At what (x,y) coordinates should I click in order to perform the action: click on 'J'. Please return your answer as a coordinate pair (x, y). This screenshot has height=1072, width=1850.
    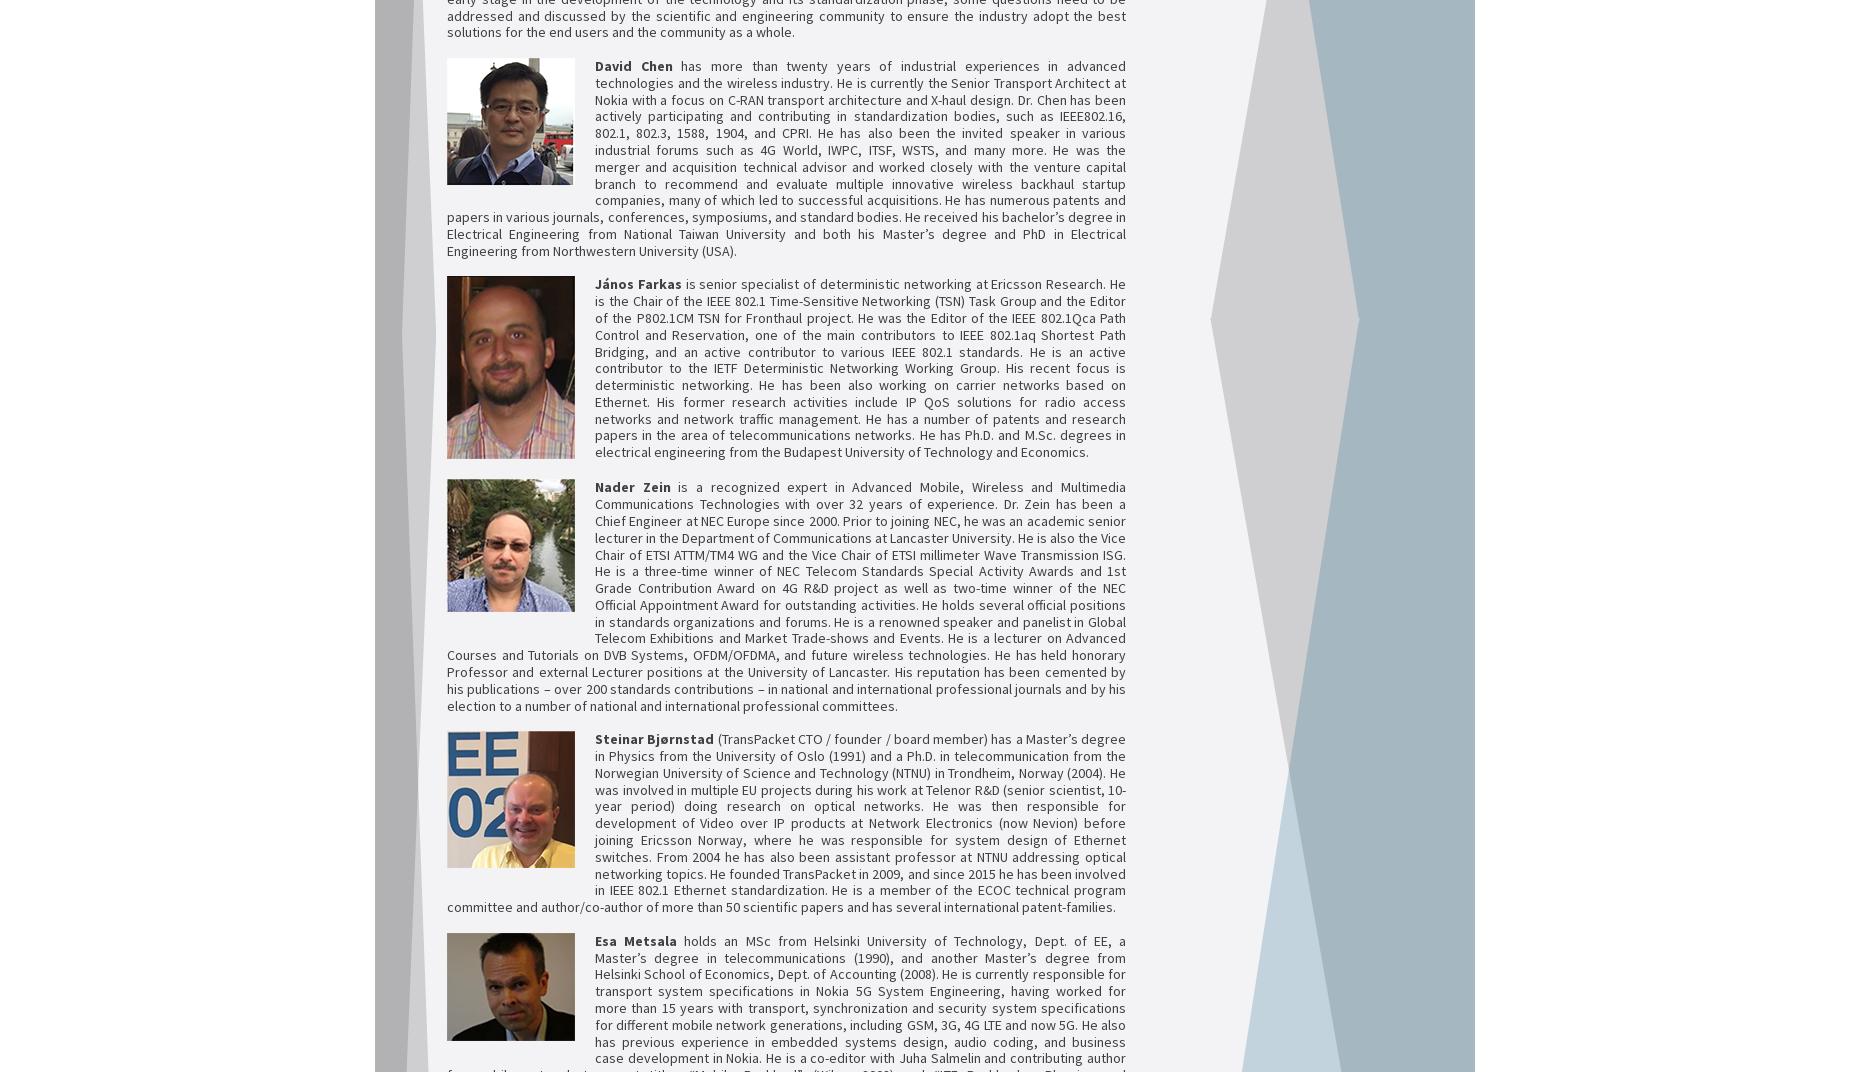
    Looking at the image, I should click on (594, 282).